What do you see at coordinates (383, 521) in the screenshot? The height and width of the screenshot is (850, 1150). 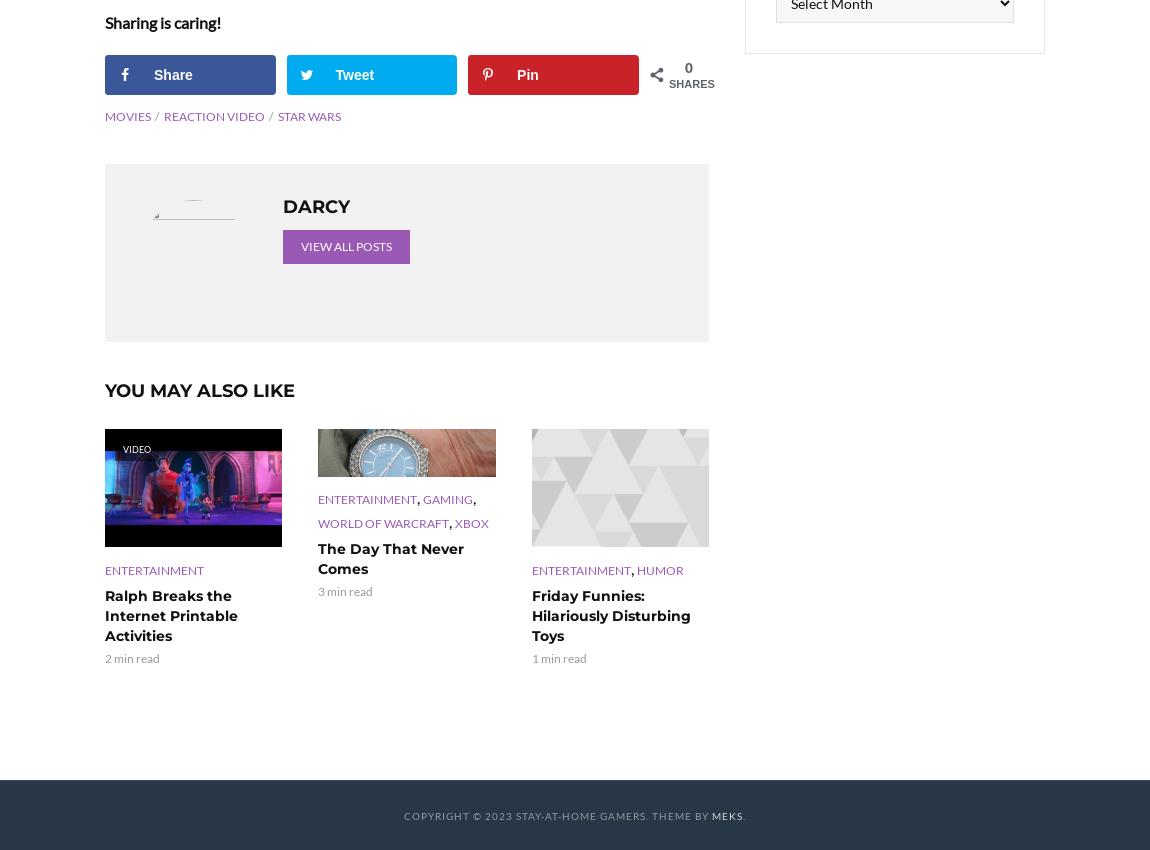 I see `'World of Warcraft'` at bounding box center [383, 521].